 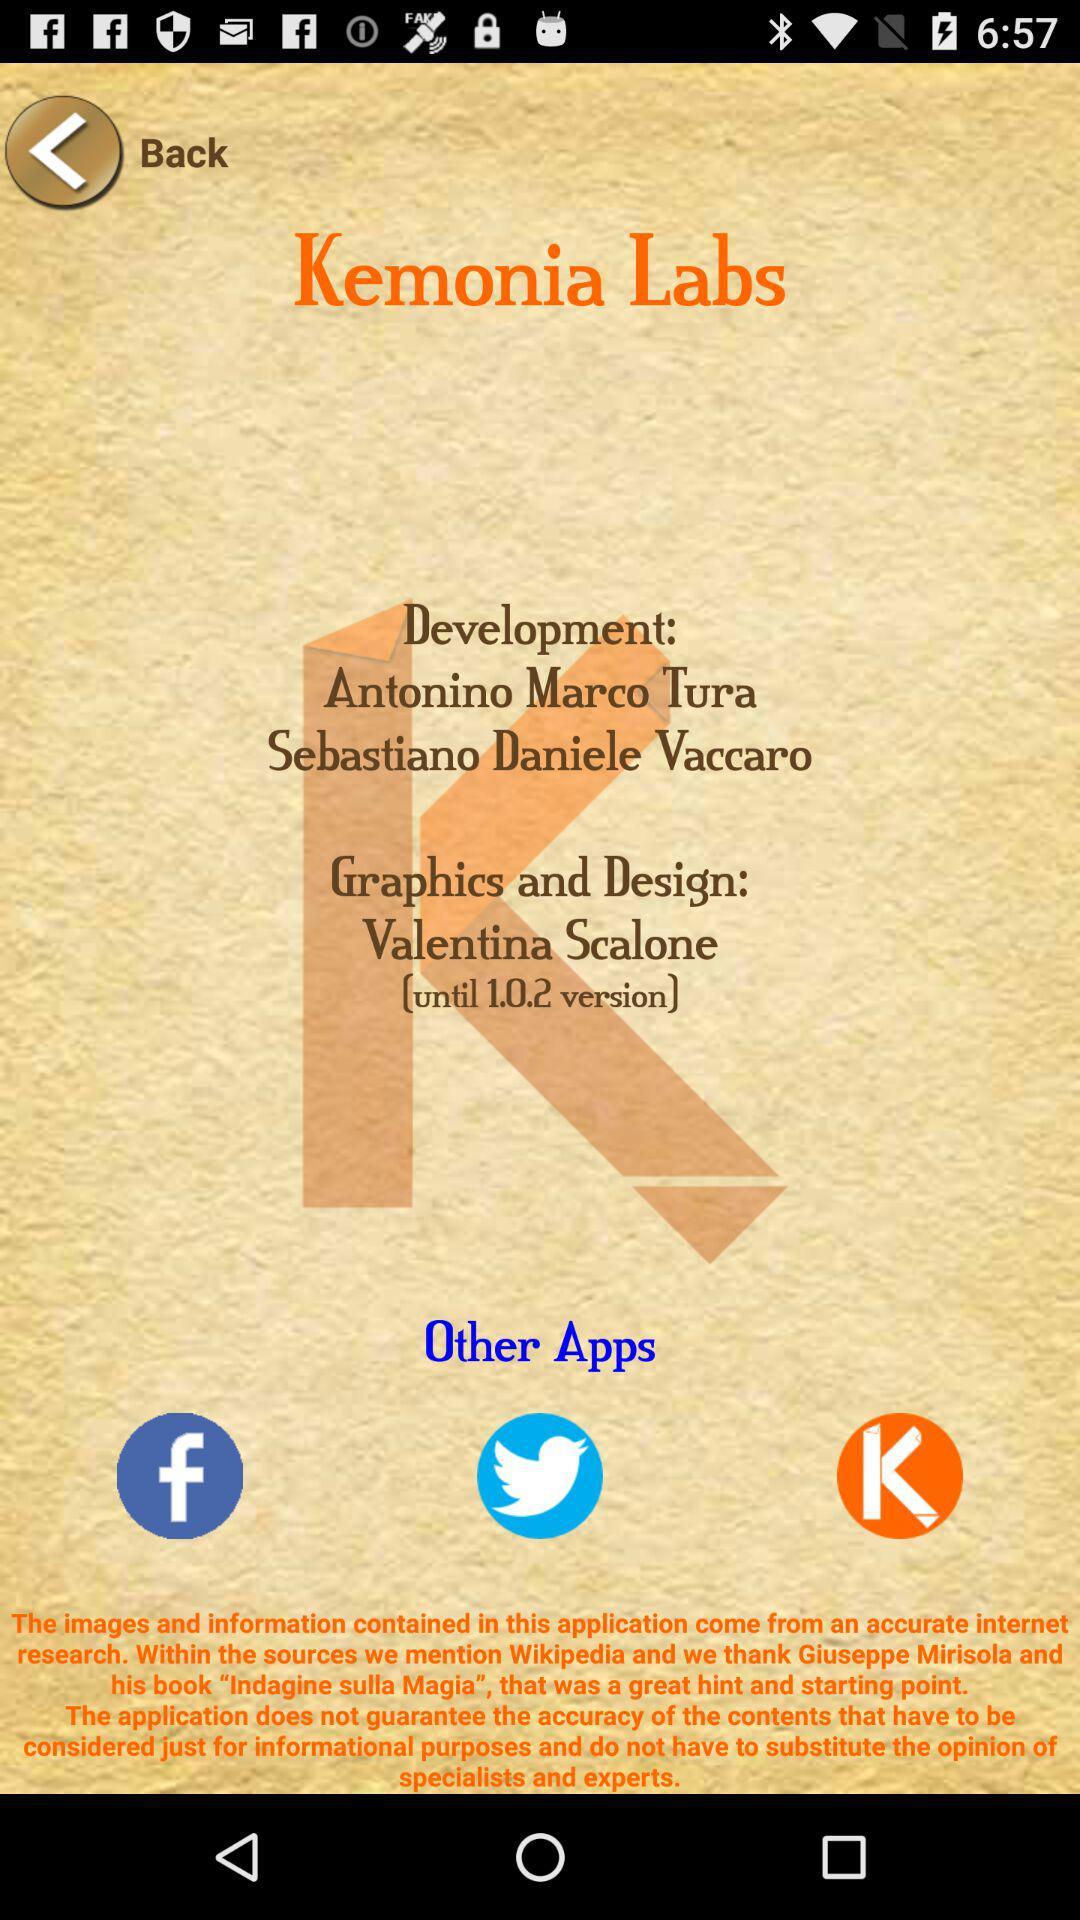 I want to click on switch to facebook option, so click(x=180, y=1476).